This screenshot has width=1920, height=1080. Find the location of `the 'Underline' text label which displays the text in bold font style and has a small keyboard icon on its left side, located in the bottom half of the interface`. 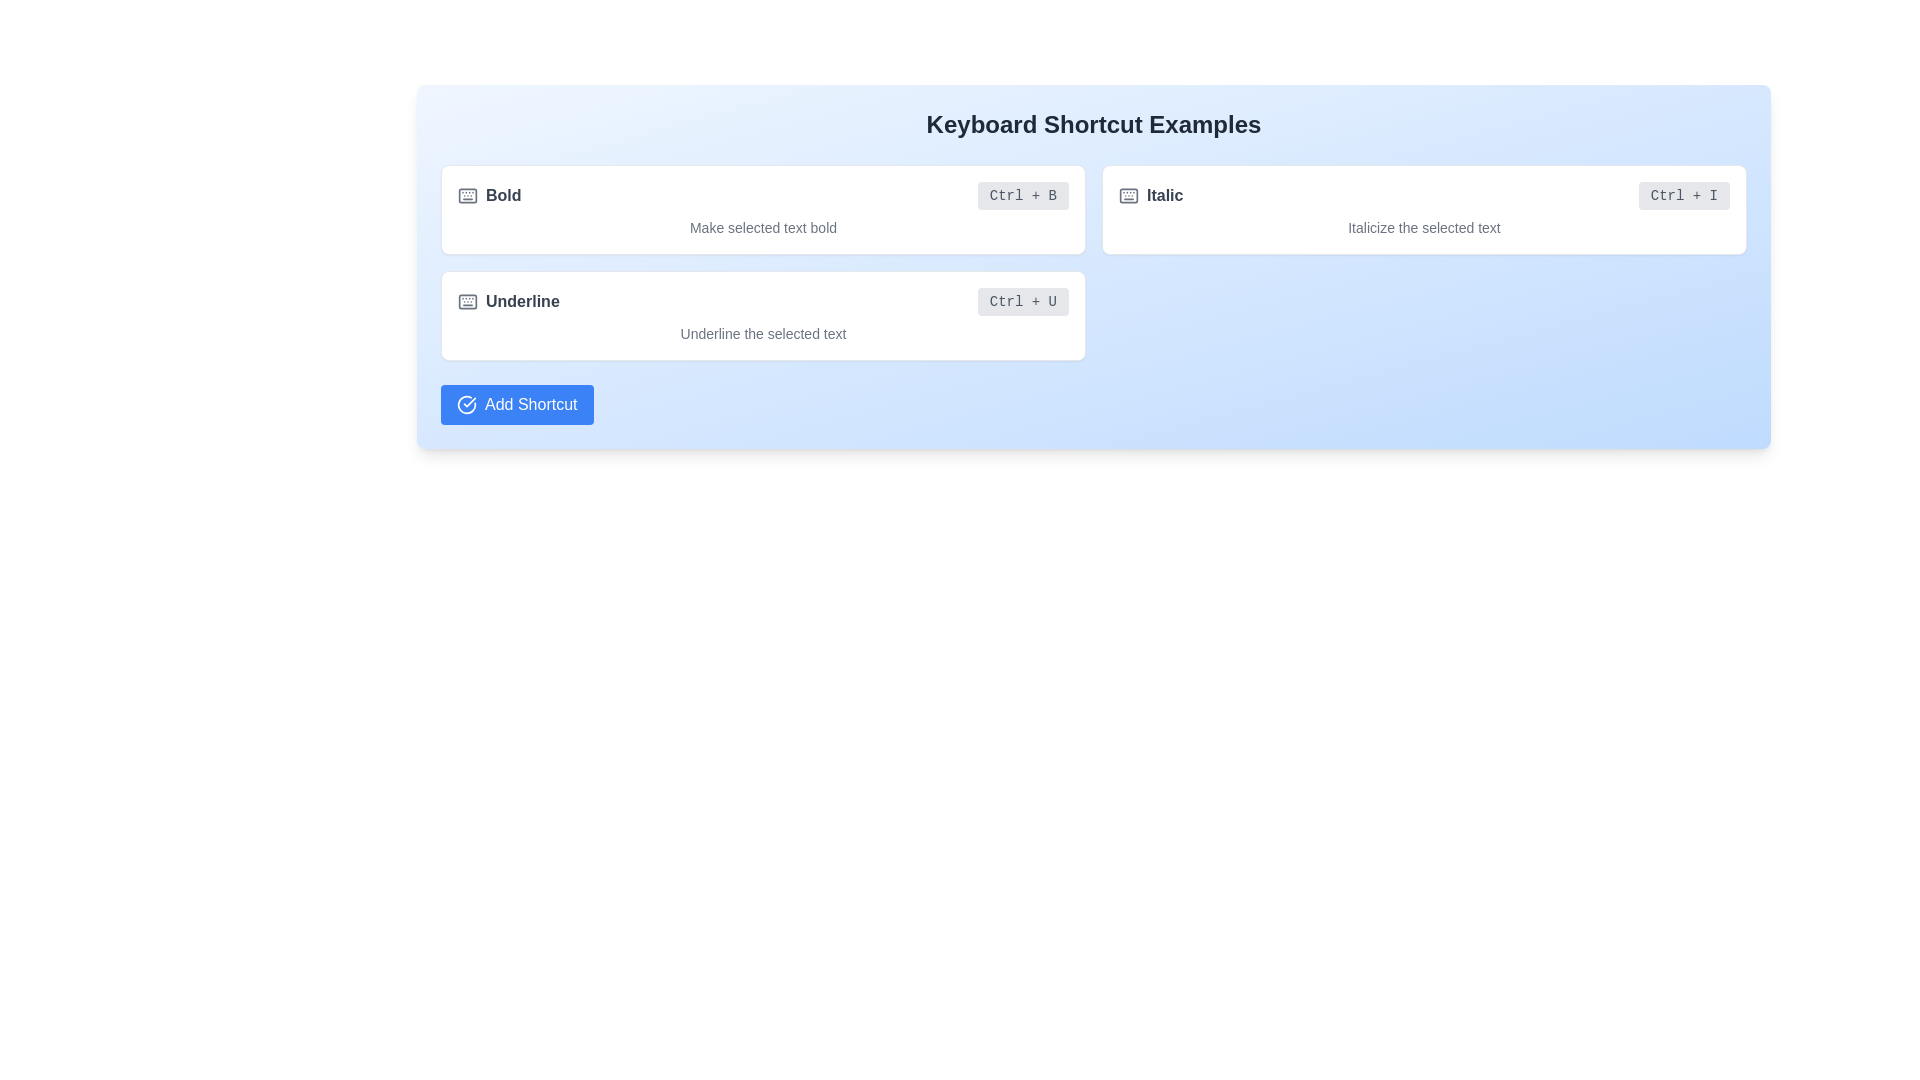

the 'Underline' text label which displays the text in bold font style and has a small keyboard icon on its left side, located in the bottom half of the interface is located at coordinates (508, 301).